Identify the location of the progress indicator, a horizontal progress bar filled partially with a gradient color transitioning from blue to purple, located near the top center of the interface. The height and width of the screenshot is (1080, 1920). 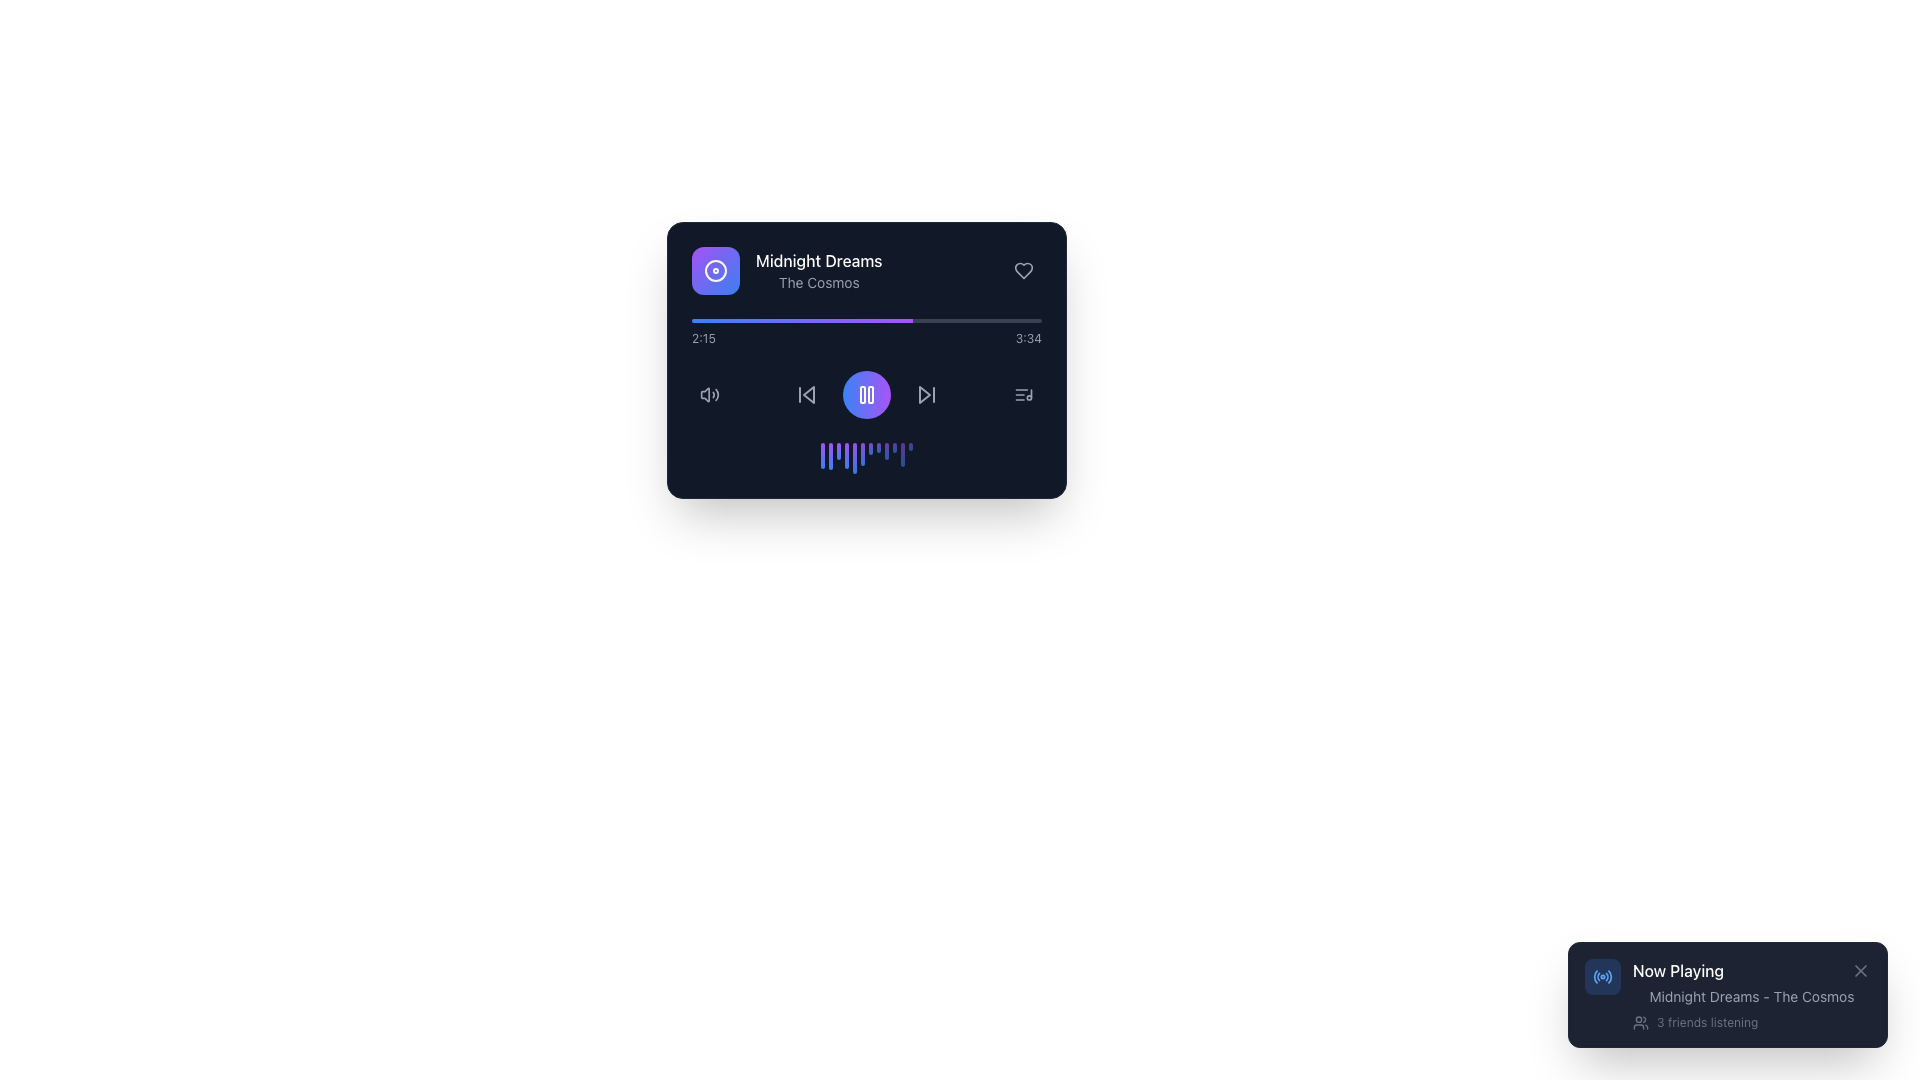
(802, 319).